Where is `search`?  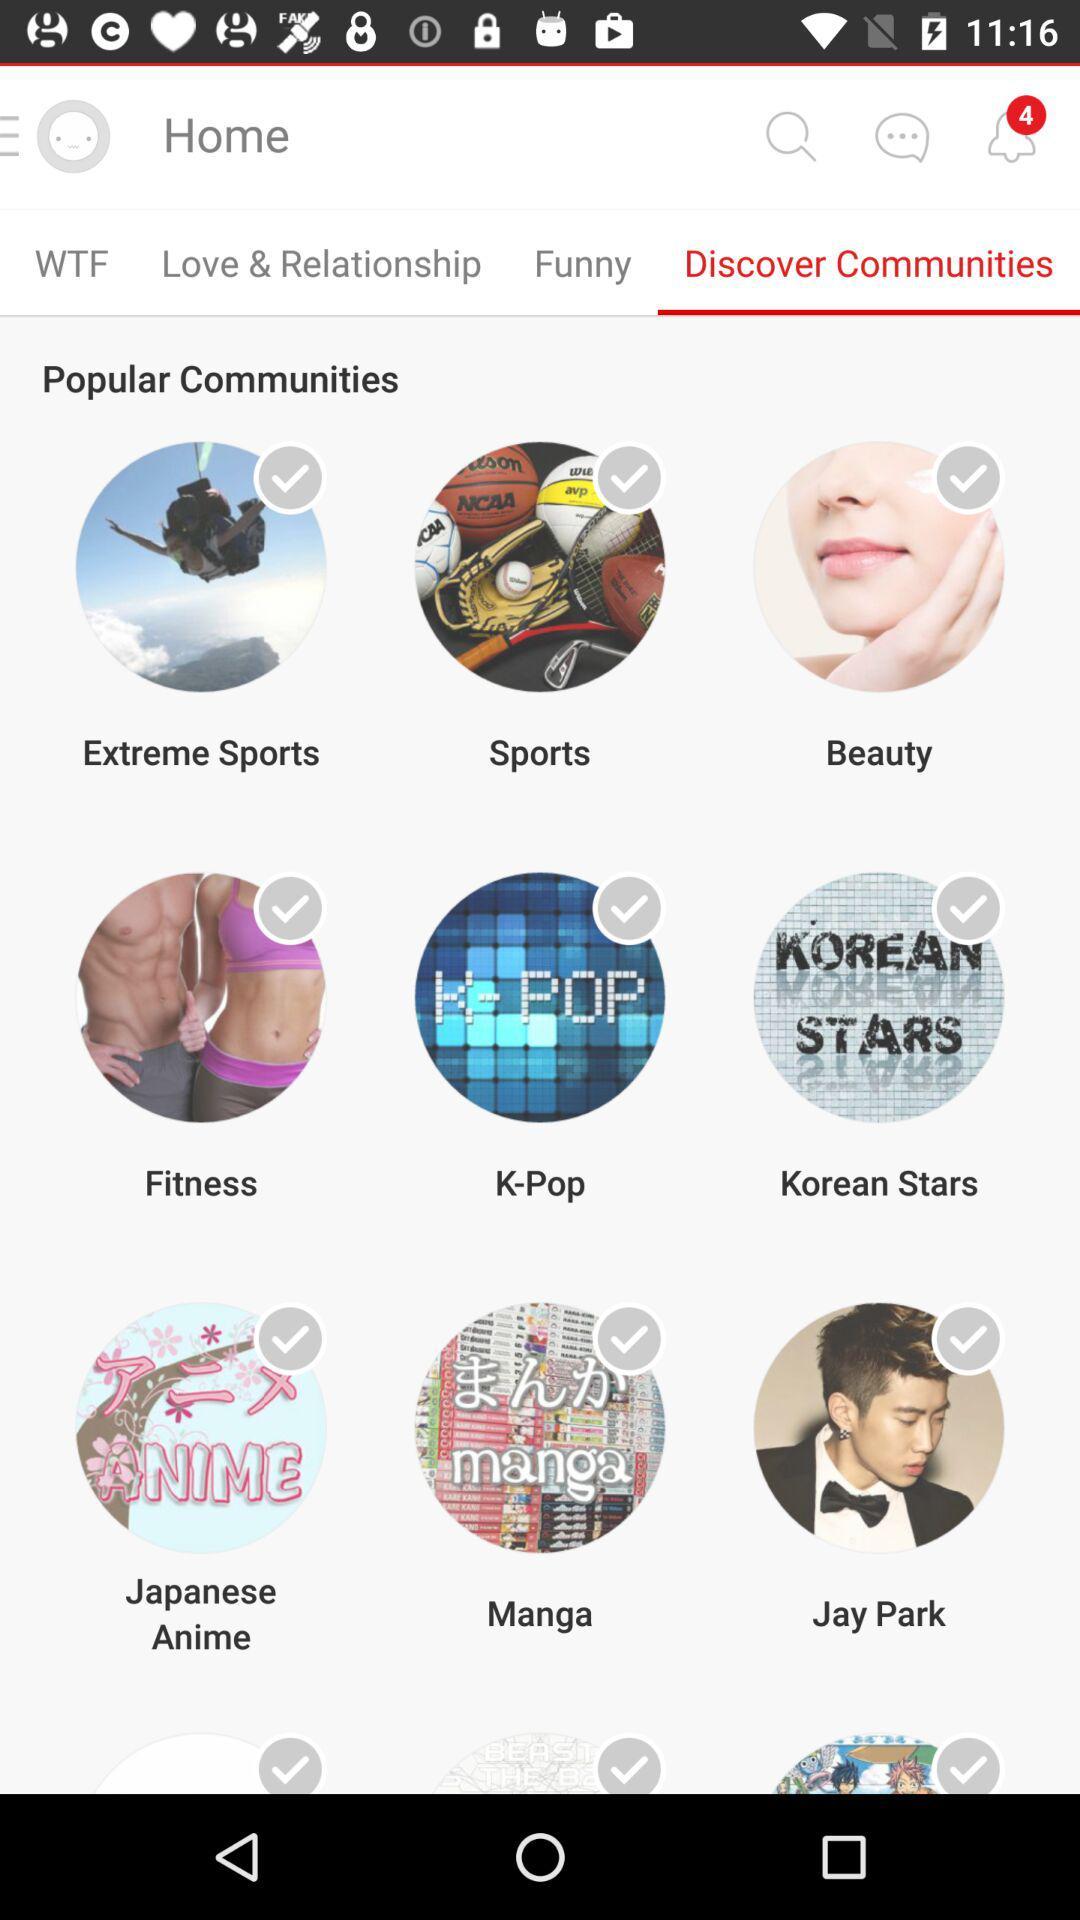
search is located at coordinates (789, 135).